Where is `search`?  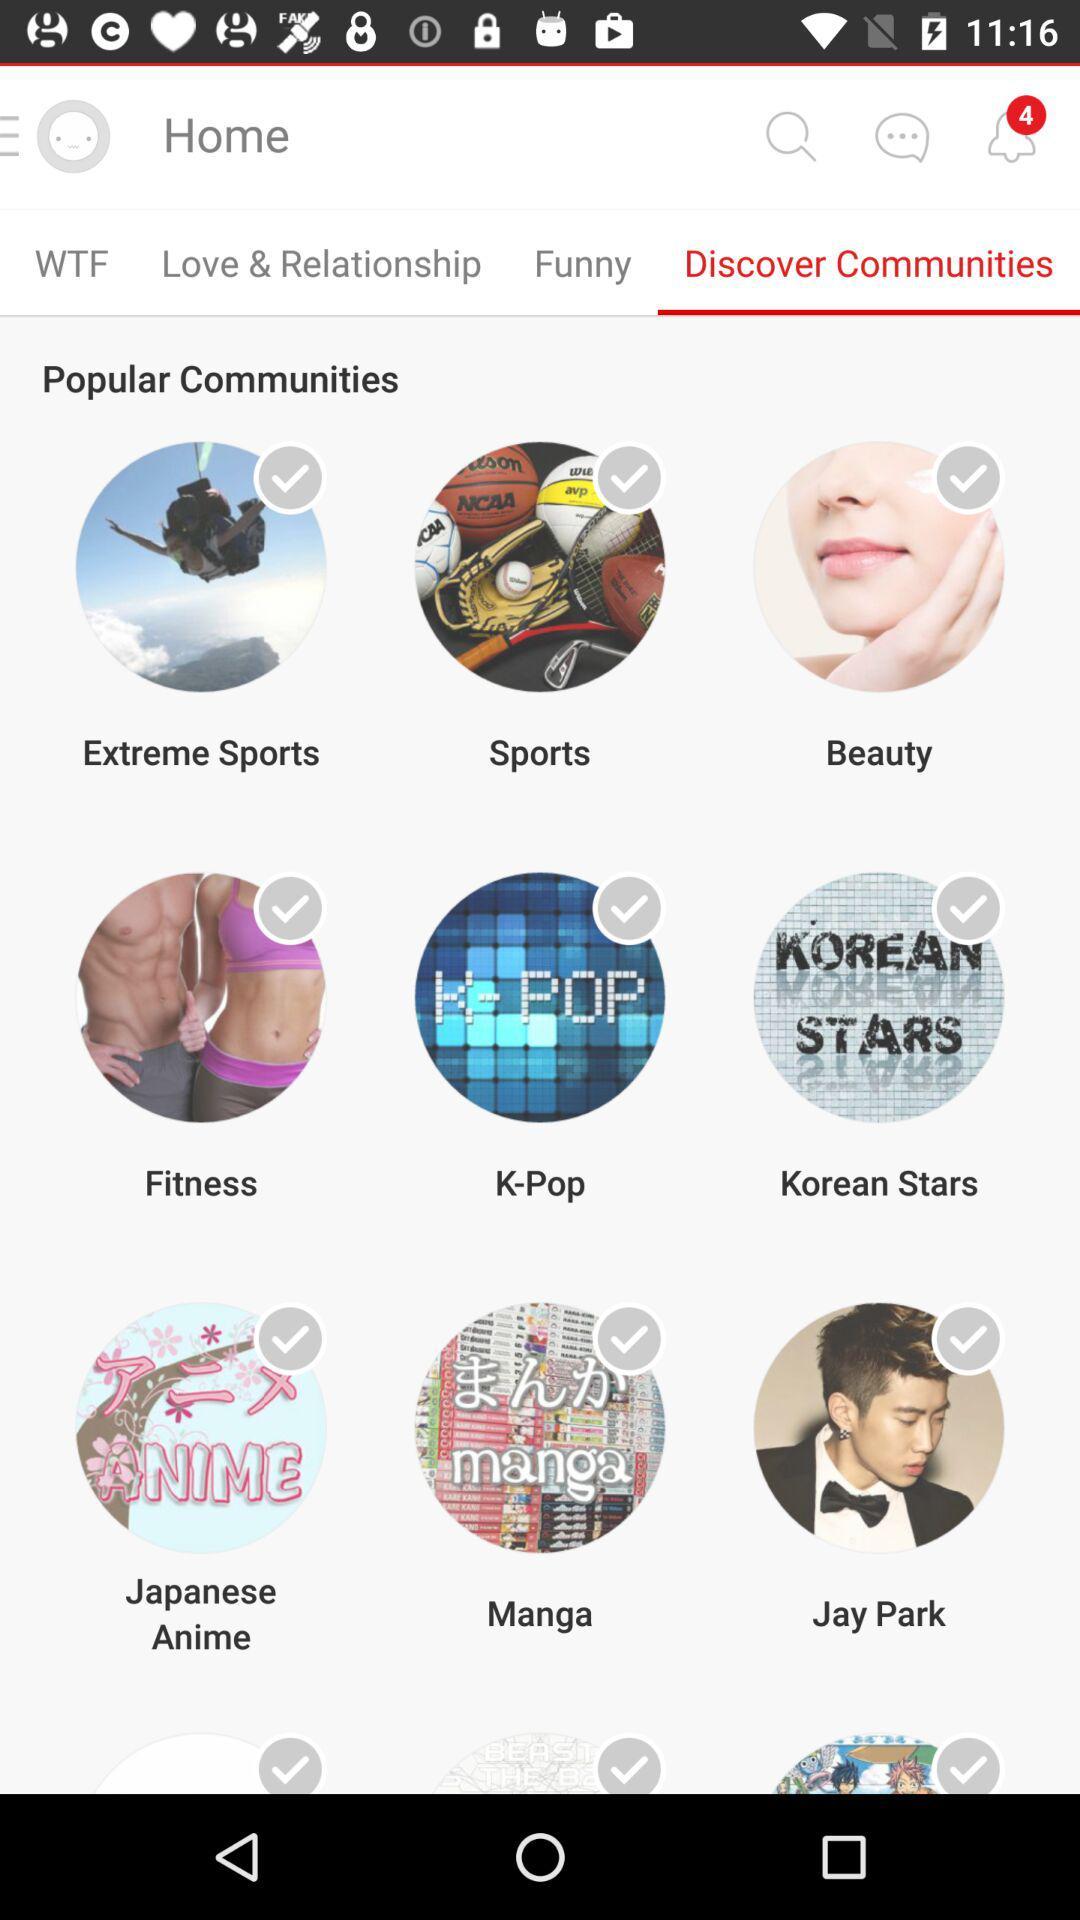
search is located at coordinates (789, 135).